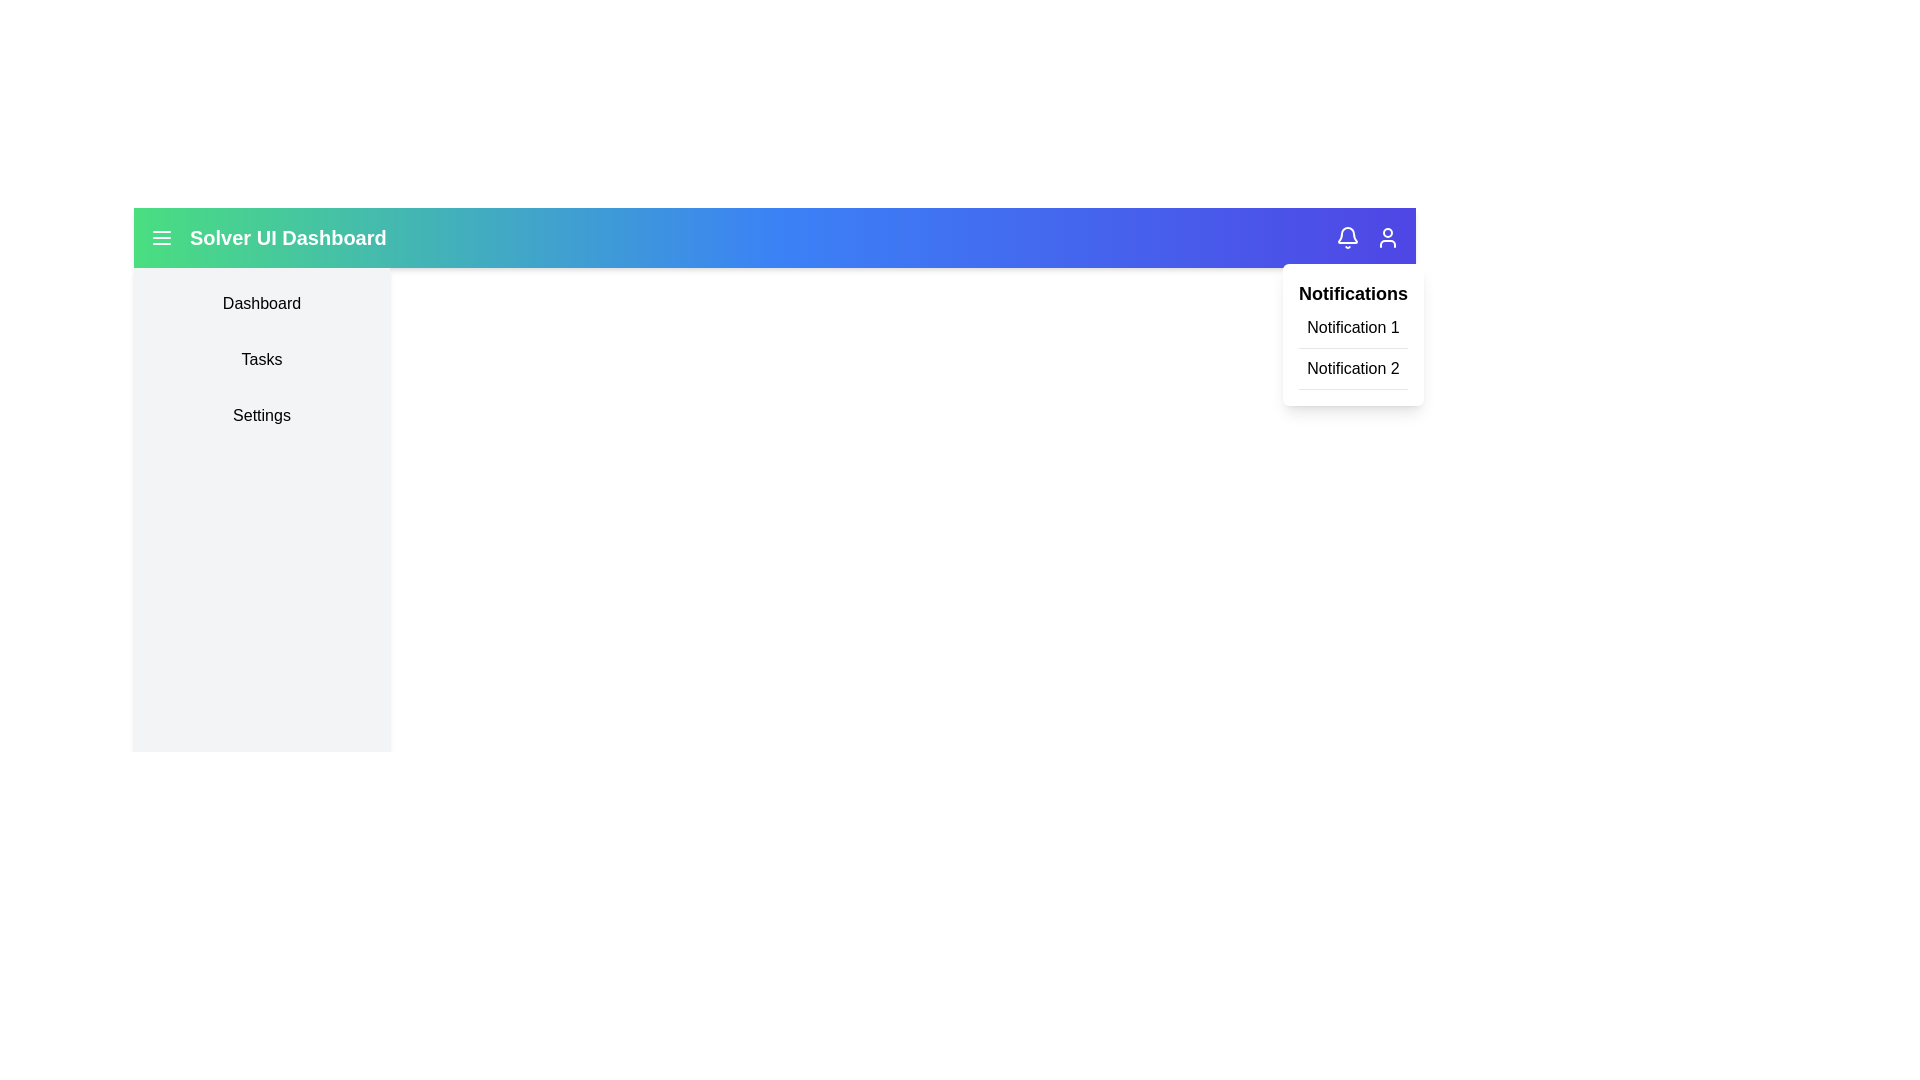  I want to click on the menu toggle button located to the left of the 'Solver UI Dashboard' text, so click(162, 237).